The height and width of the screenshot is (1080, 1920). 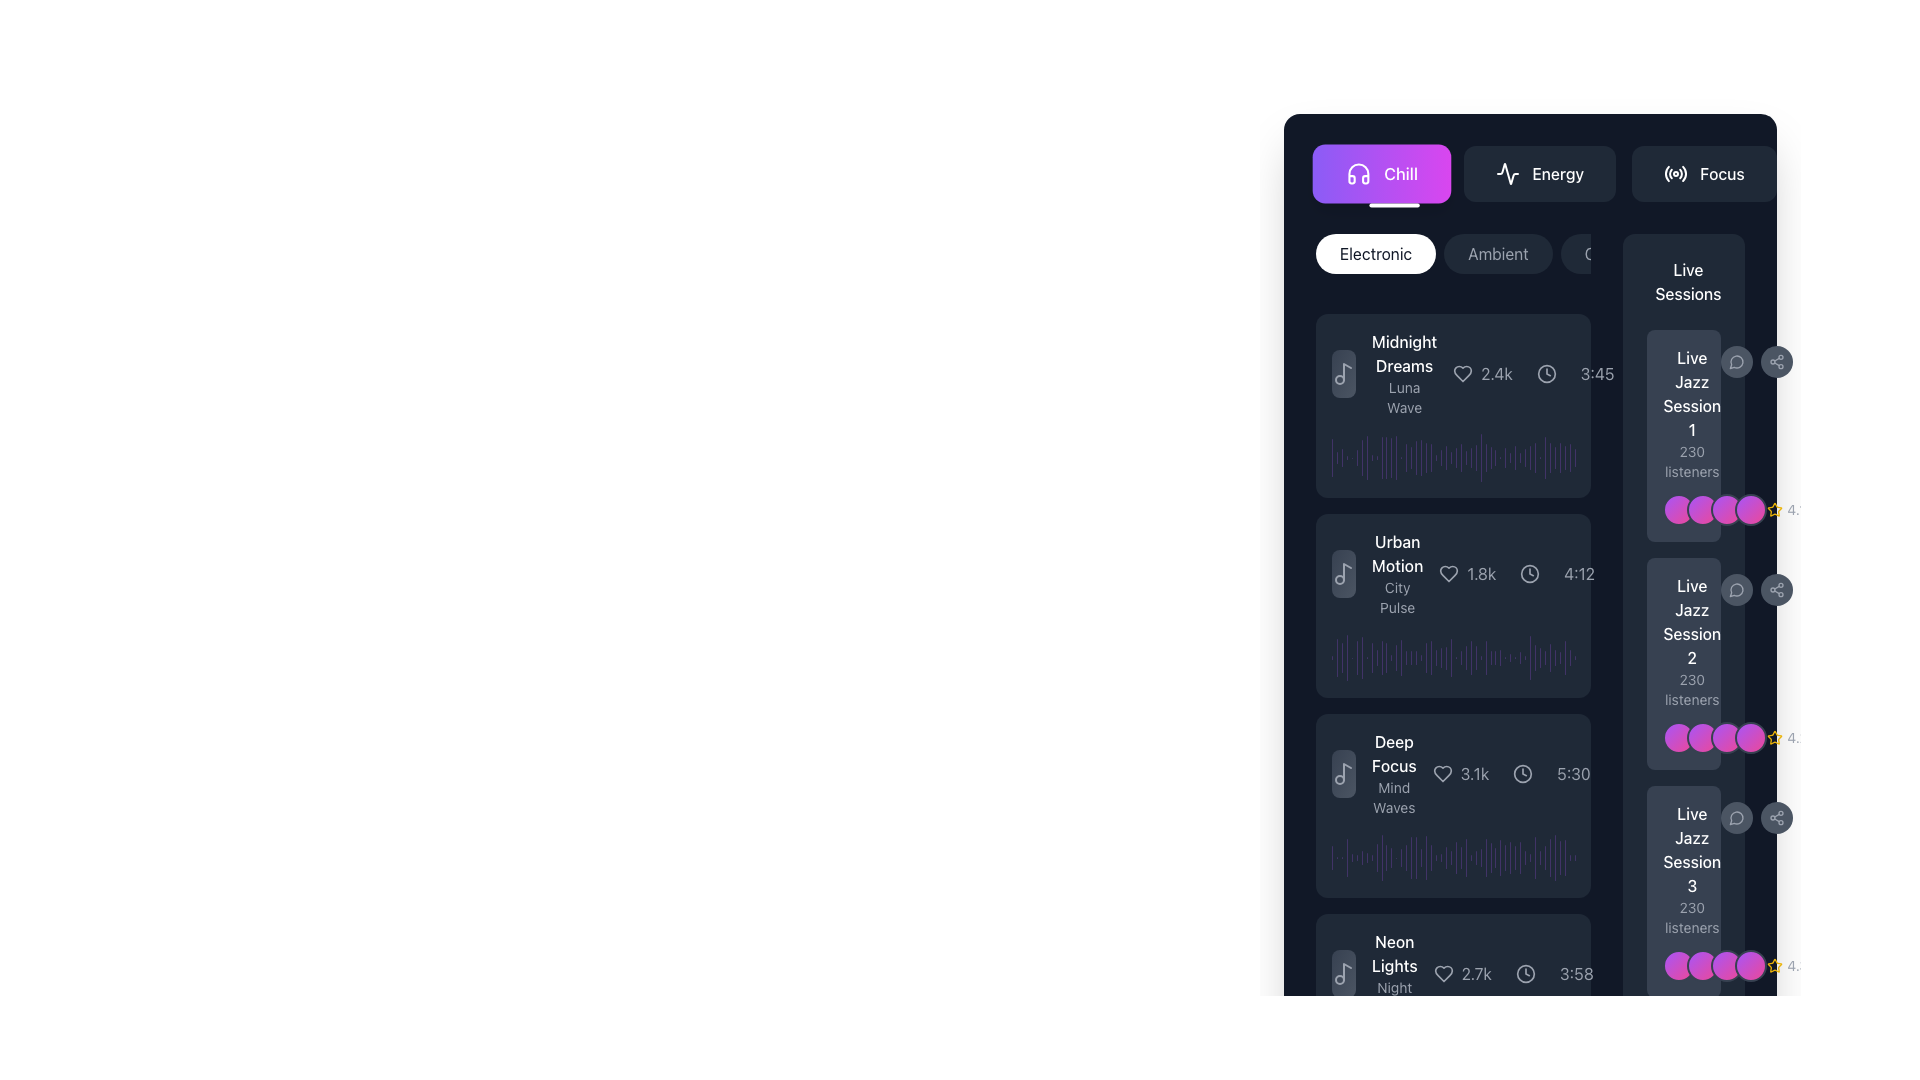 I want to click on the star icon indicating a rating for the 'Live Jazz Session', which is located to the right of the rating text ('4.1'), so click(x=1775, y=508).